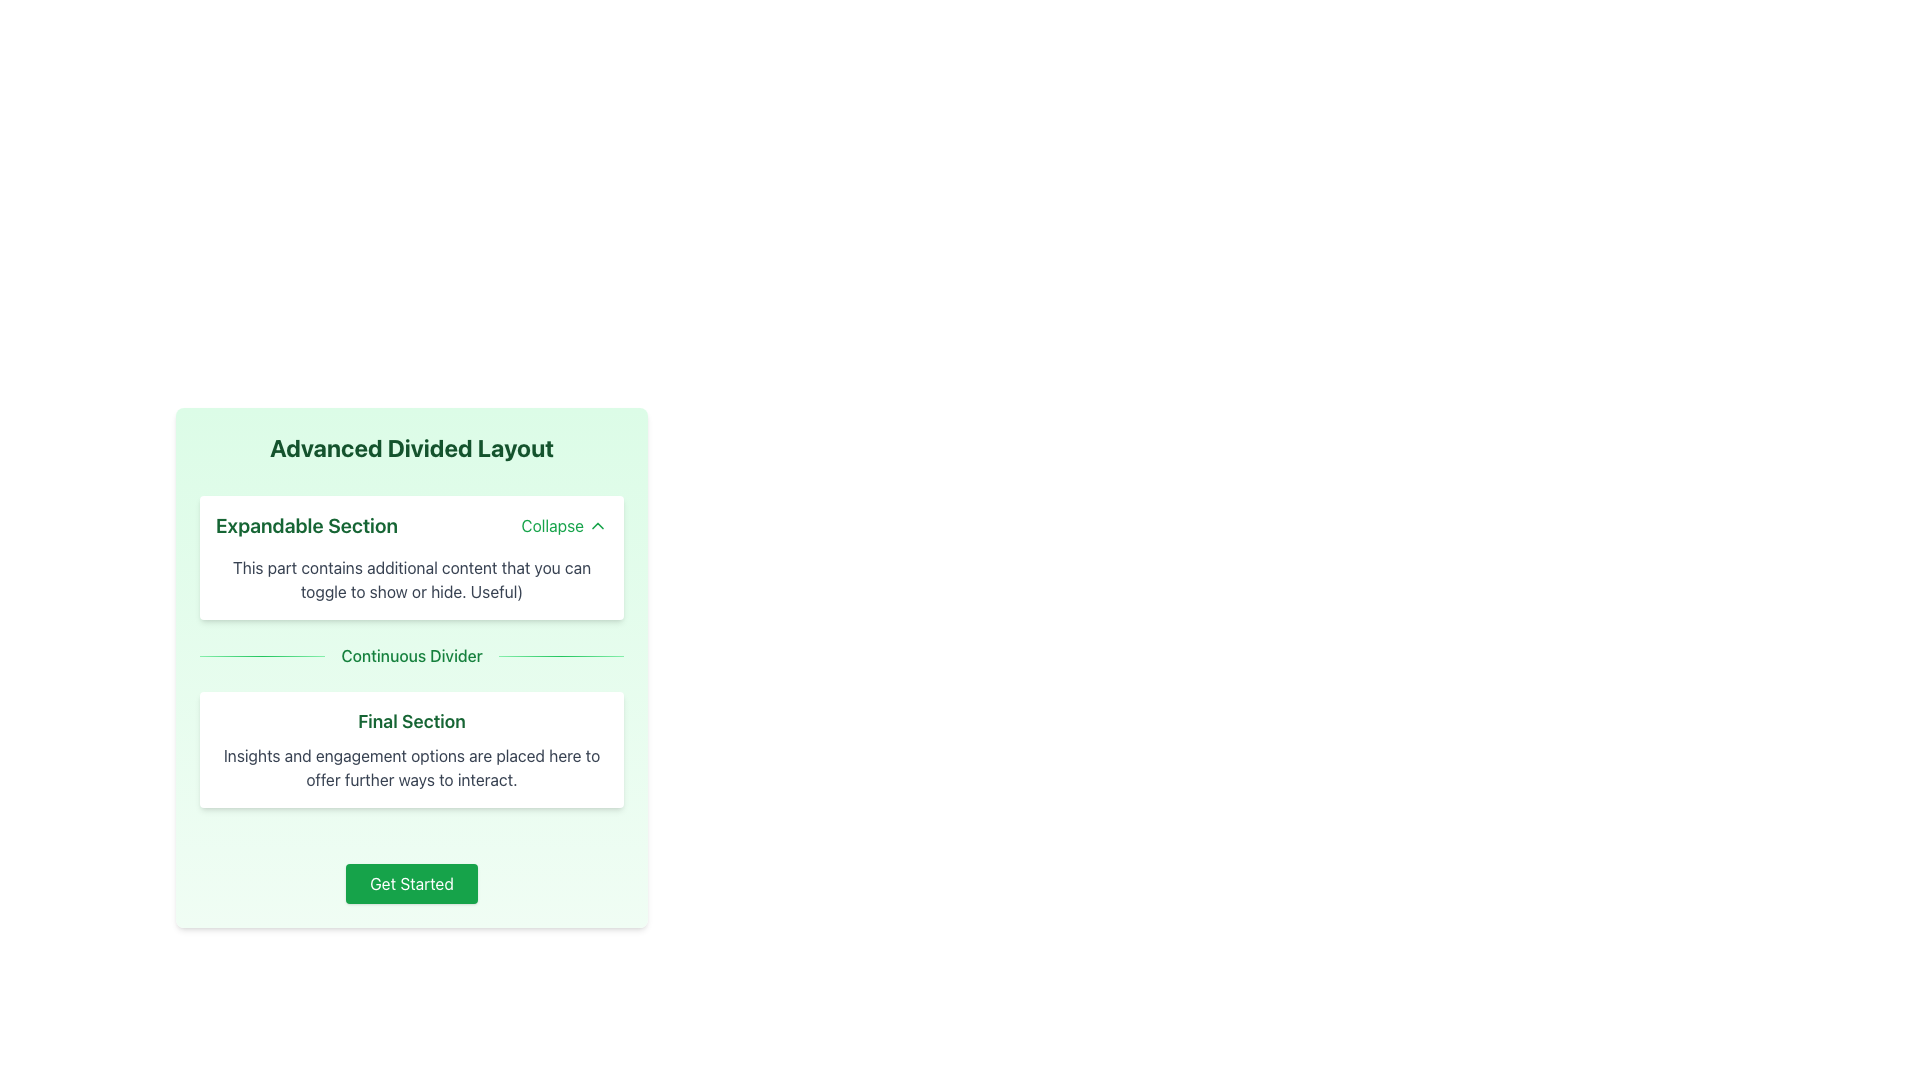 The width and height of the screenshot is (1920, 1080). Describe the element at coordinates (411, 446) in the screenshot. I see `text of the Text Label, which serves as the title or heading of the card layout, positioned at the top of the layout and horizontally centered` at that location.